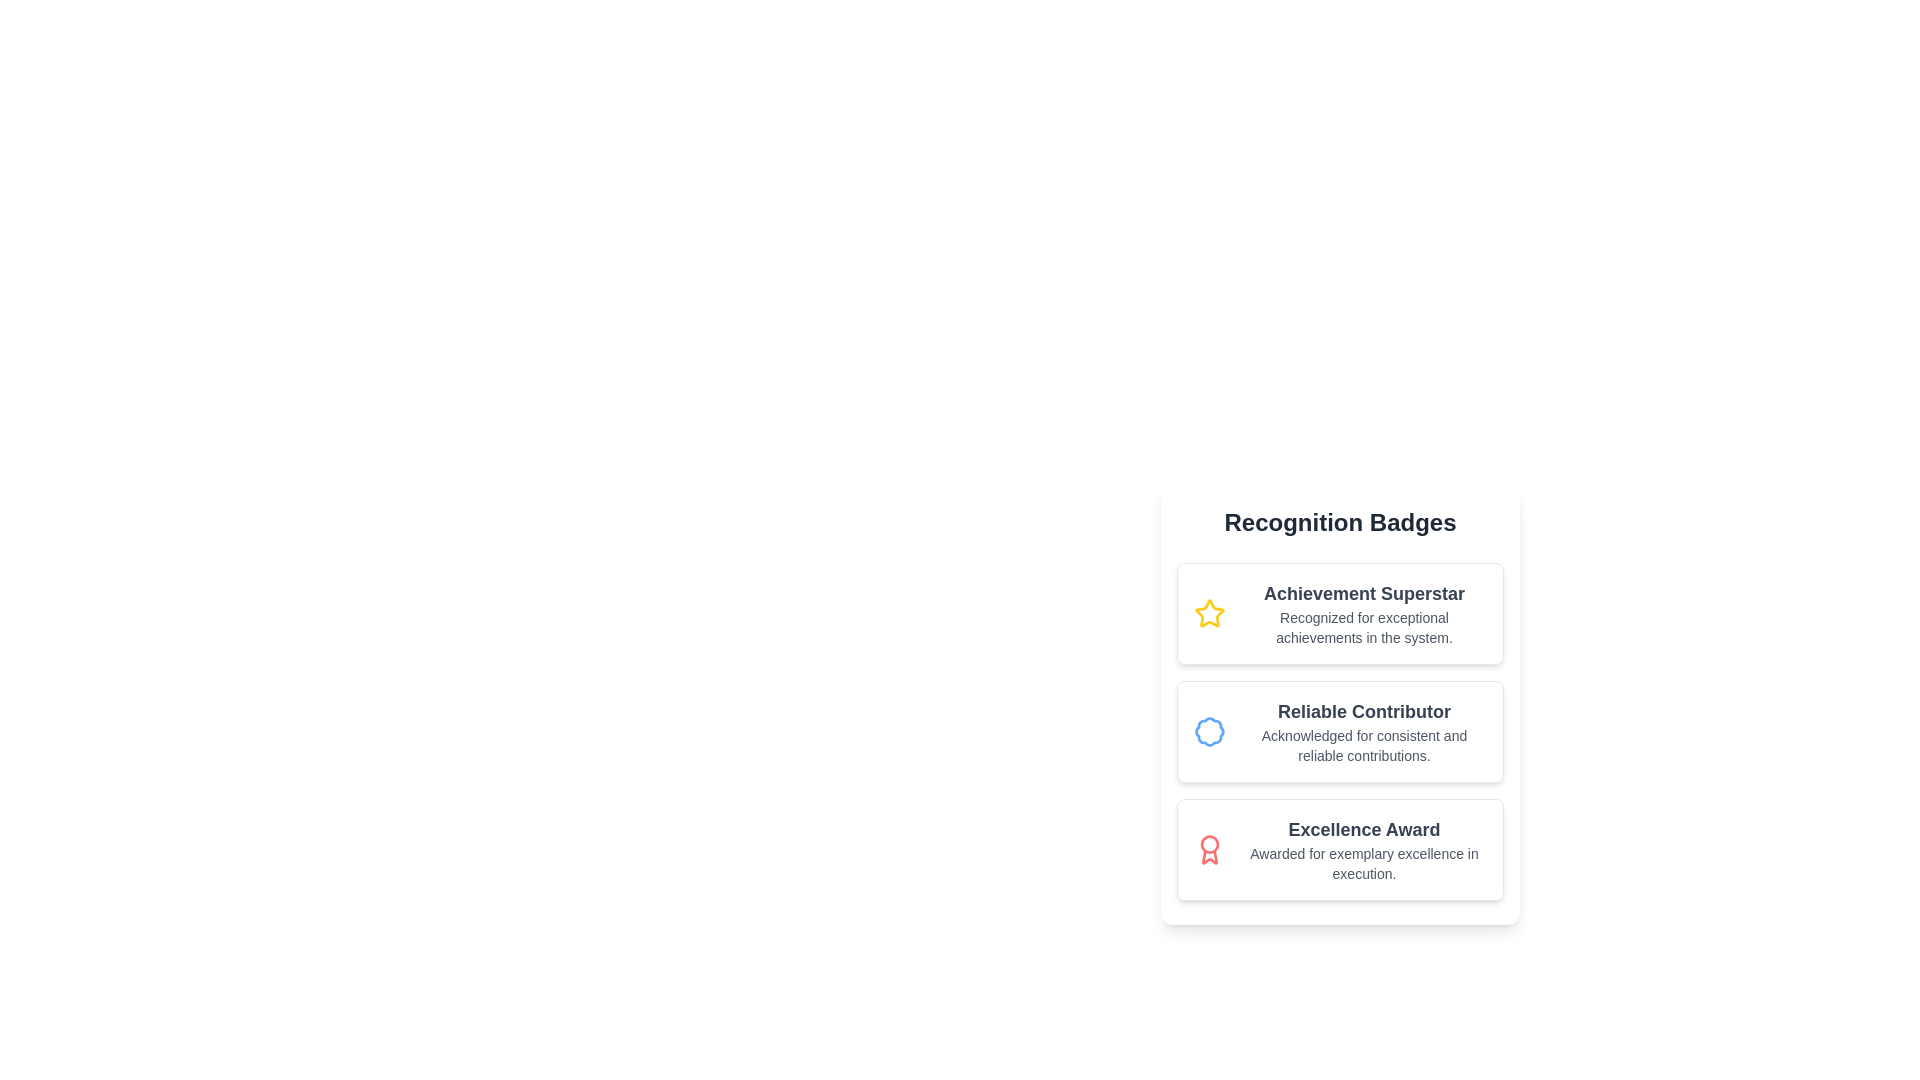 The width and height of the screenshot is (1920, 1080). What do you see at coordinates (1363, 745) in the screenshot?
I see `the Text label providing additional information for the 'Reliable Contributor' badge, located below it in the recognition badges list` at bounding box center [1363, 745].